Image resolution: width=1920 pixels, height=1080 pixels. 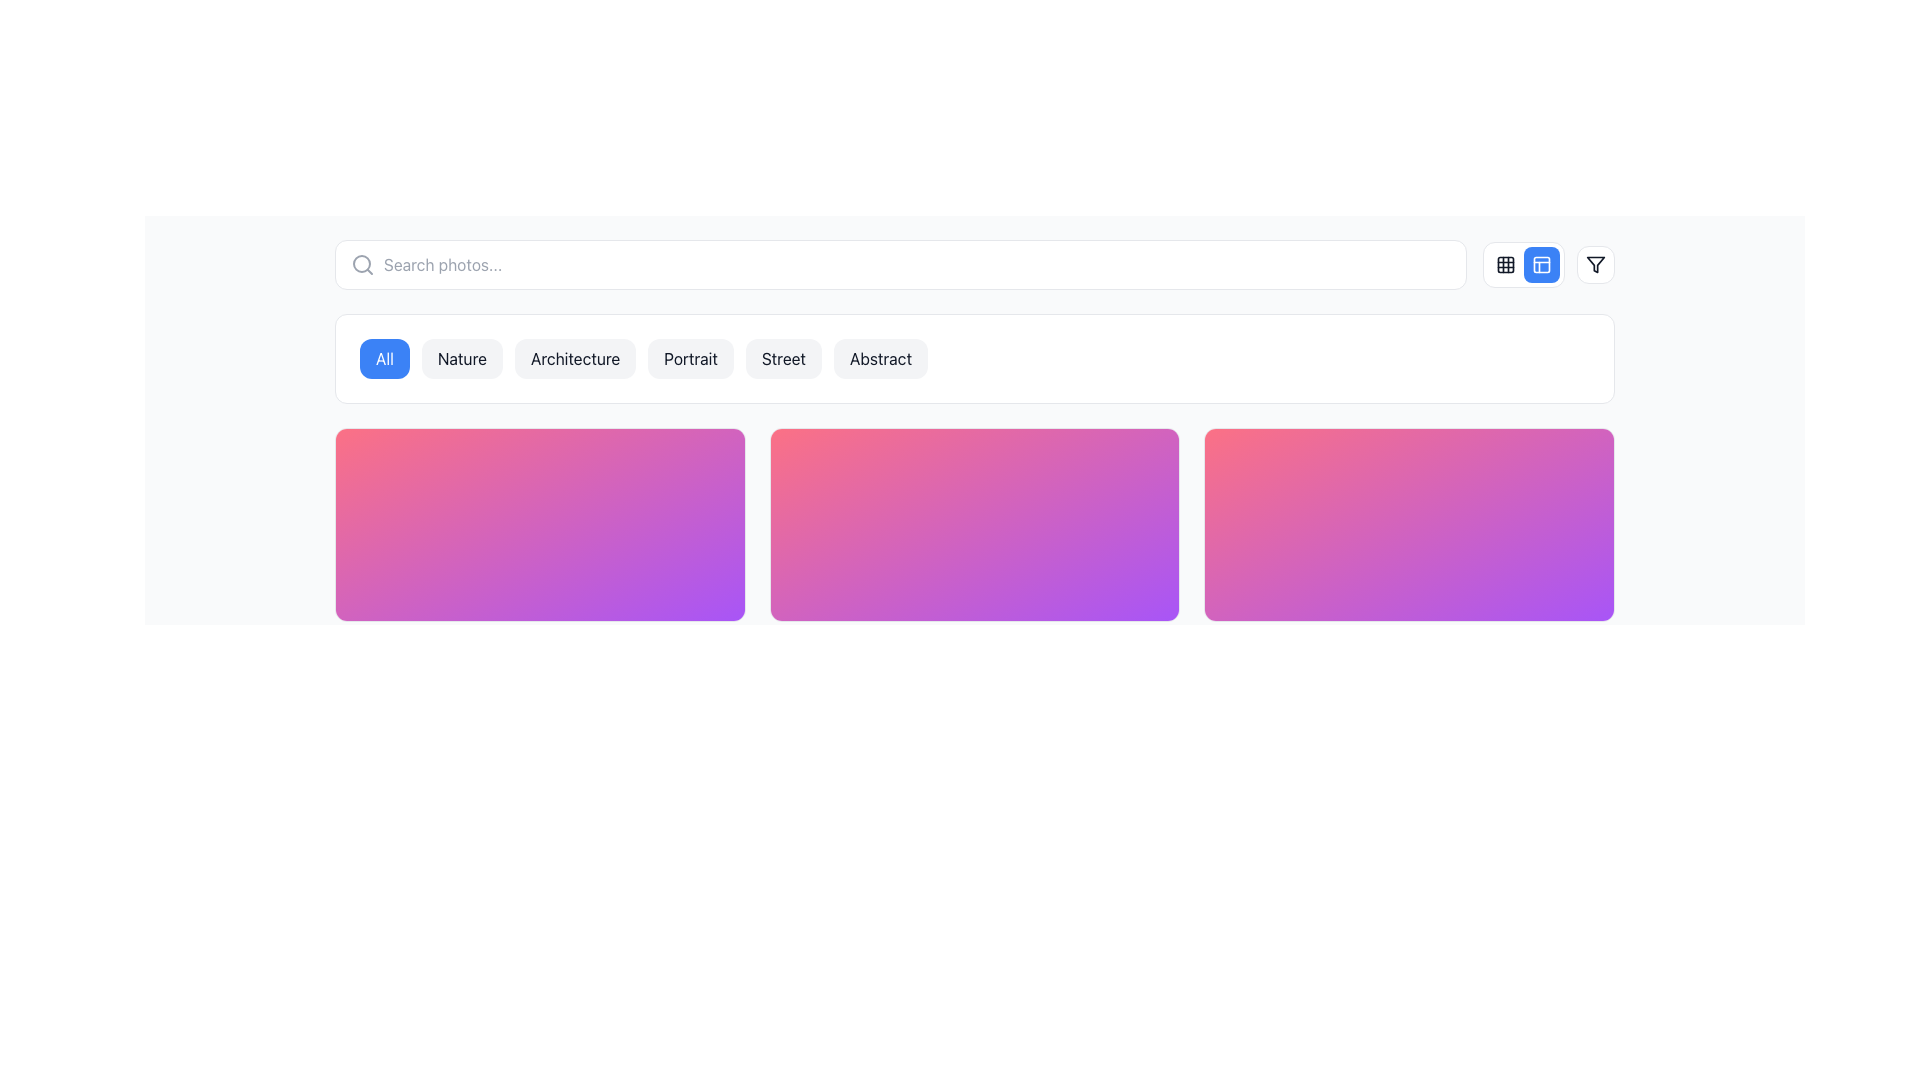 I want to click on the central cell of the 3x3 grid icon, which is part of the decorative grid structure located on the rightmost part of the toolbar at the top of the interface, so click(x=1506, y=264).